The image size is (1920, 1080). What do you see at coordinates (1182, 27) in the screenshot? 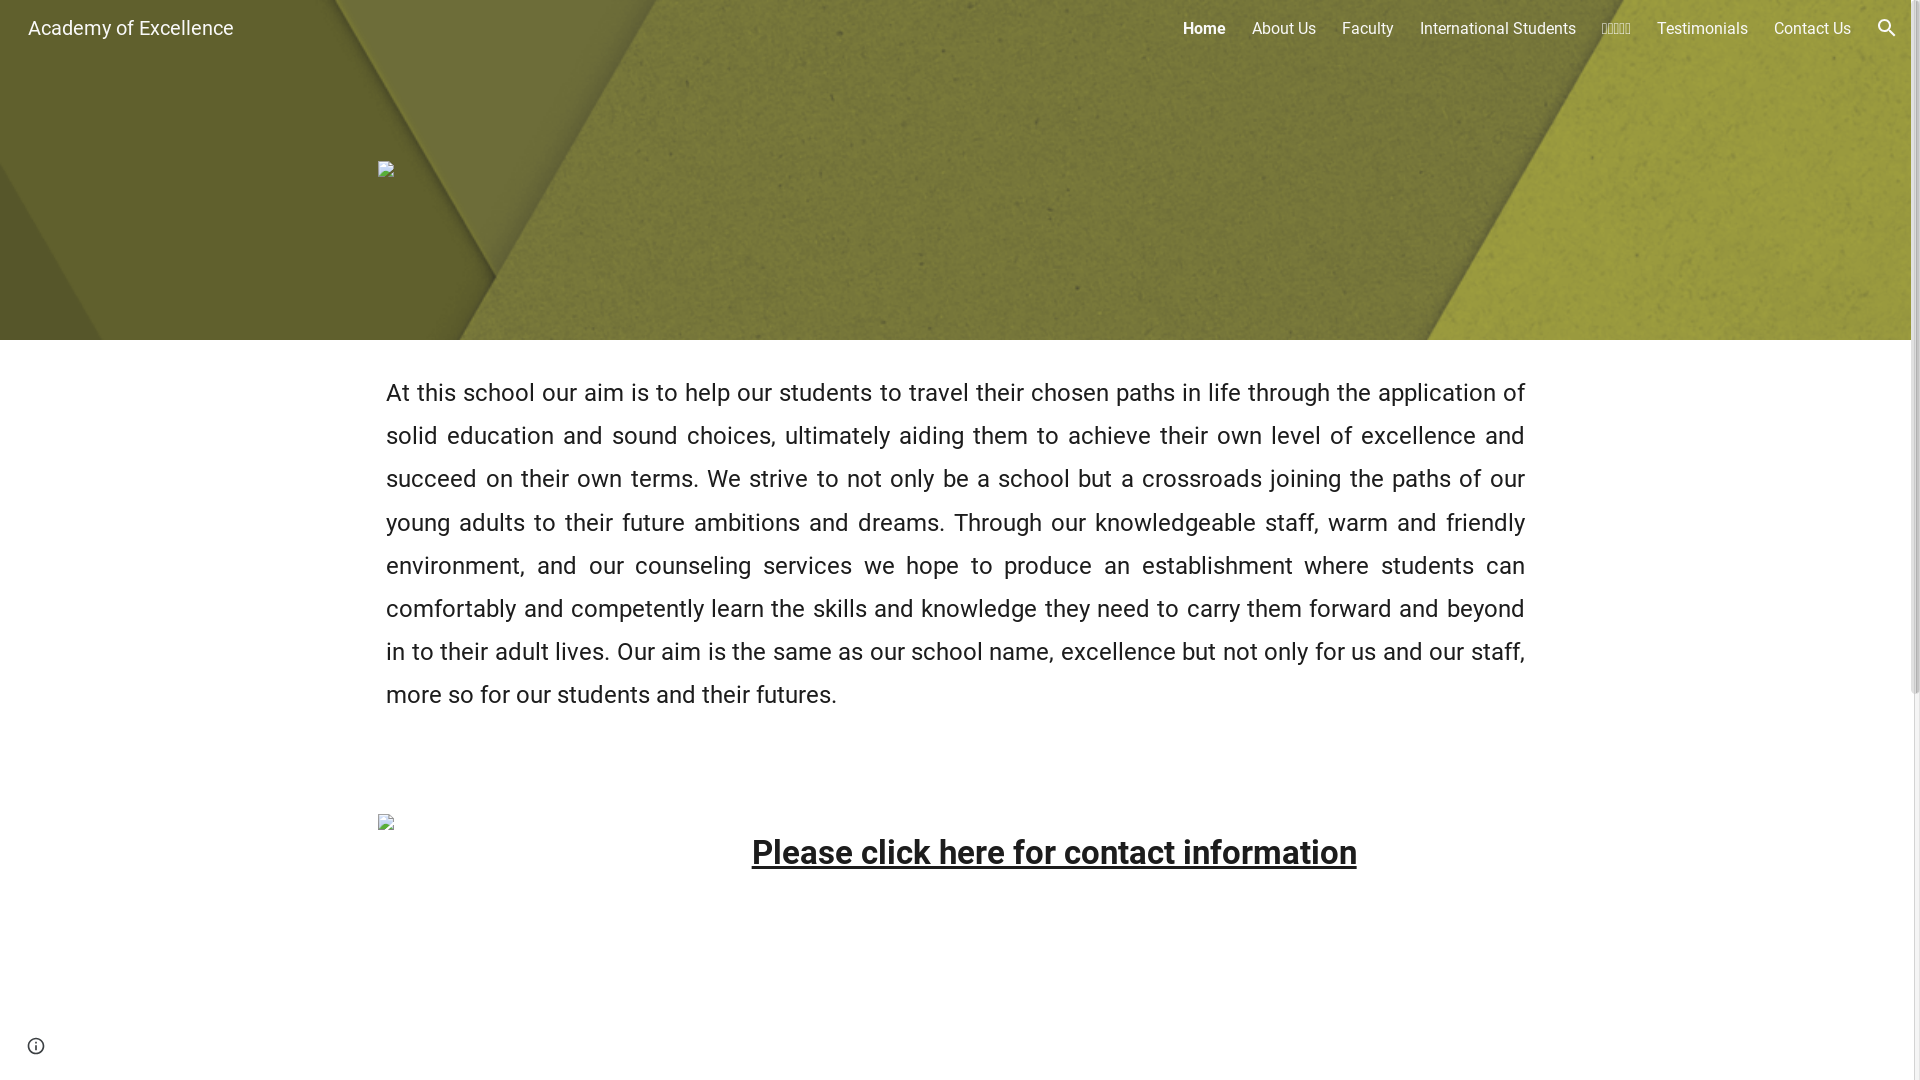
I see `'Home'` at bounding box center [1182, 27].